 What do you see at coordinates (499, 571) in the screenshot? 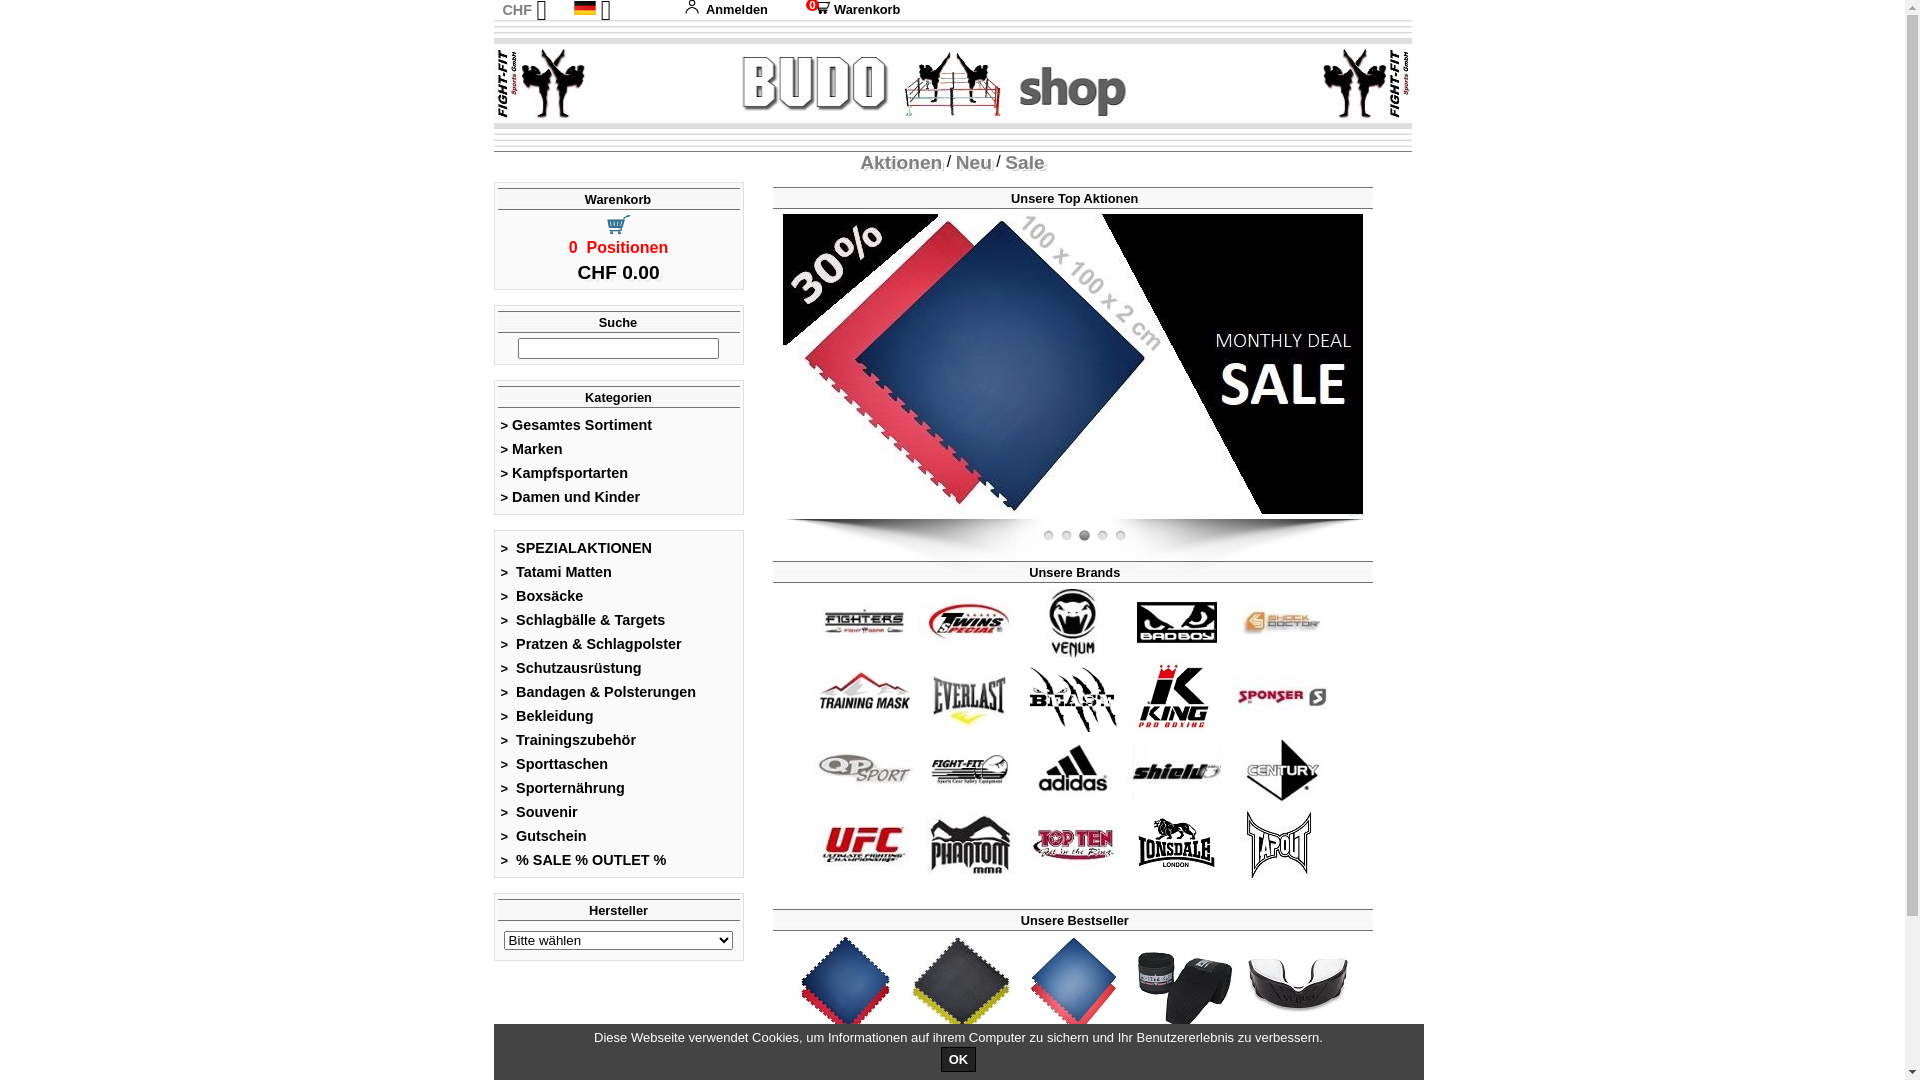
I see `'>  Tatami Matten'` at bounding box center [499, 571].